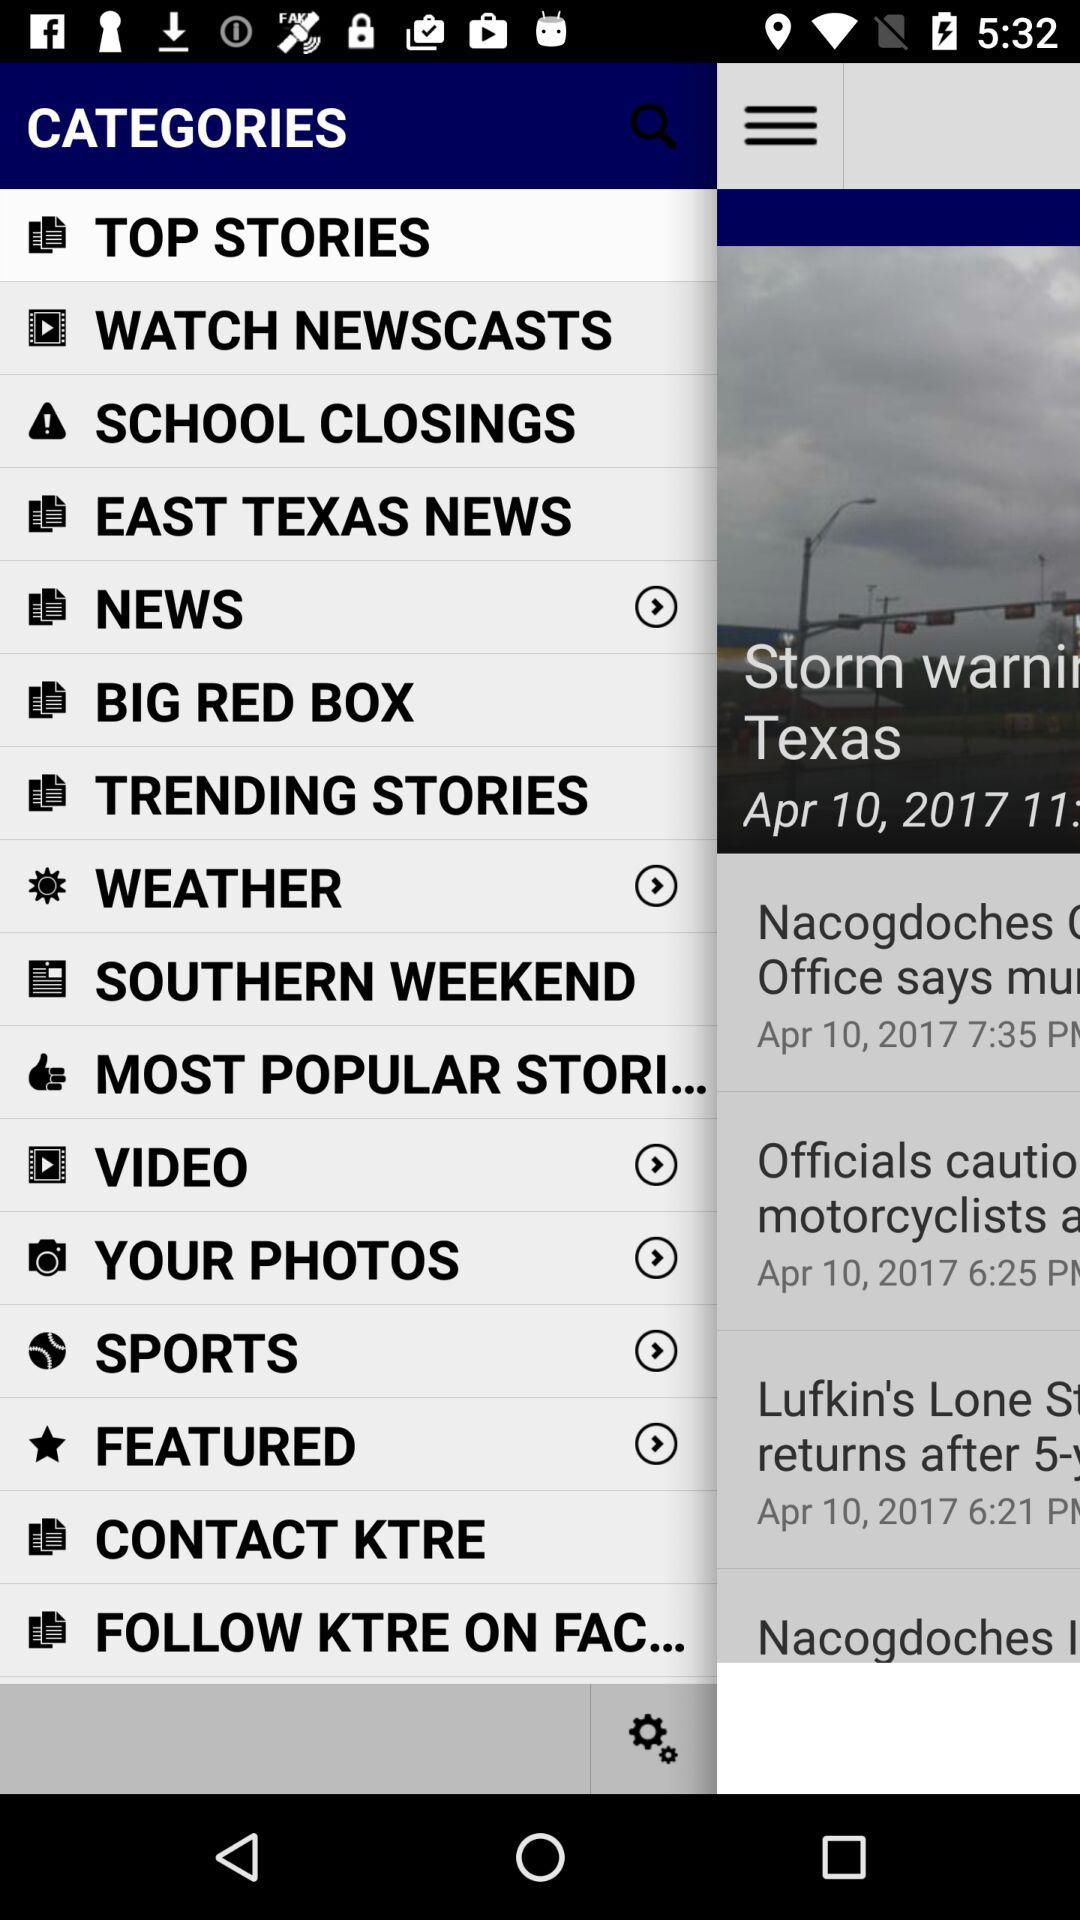 The height and width of the screenshot is (1920, 1080). I want to click on the search icon, so click(654, 124).